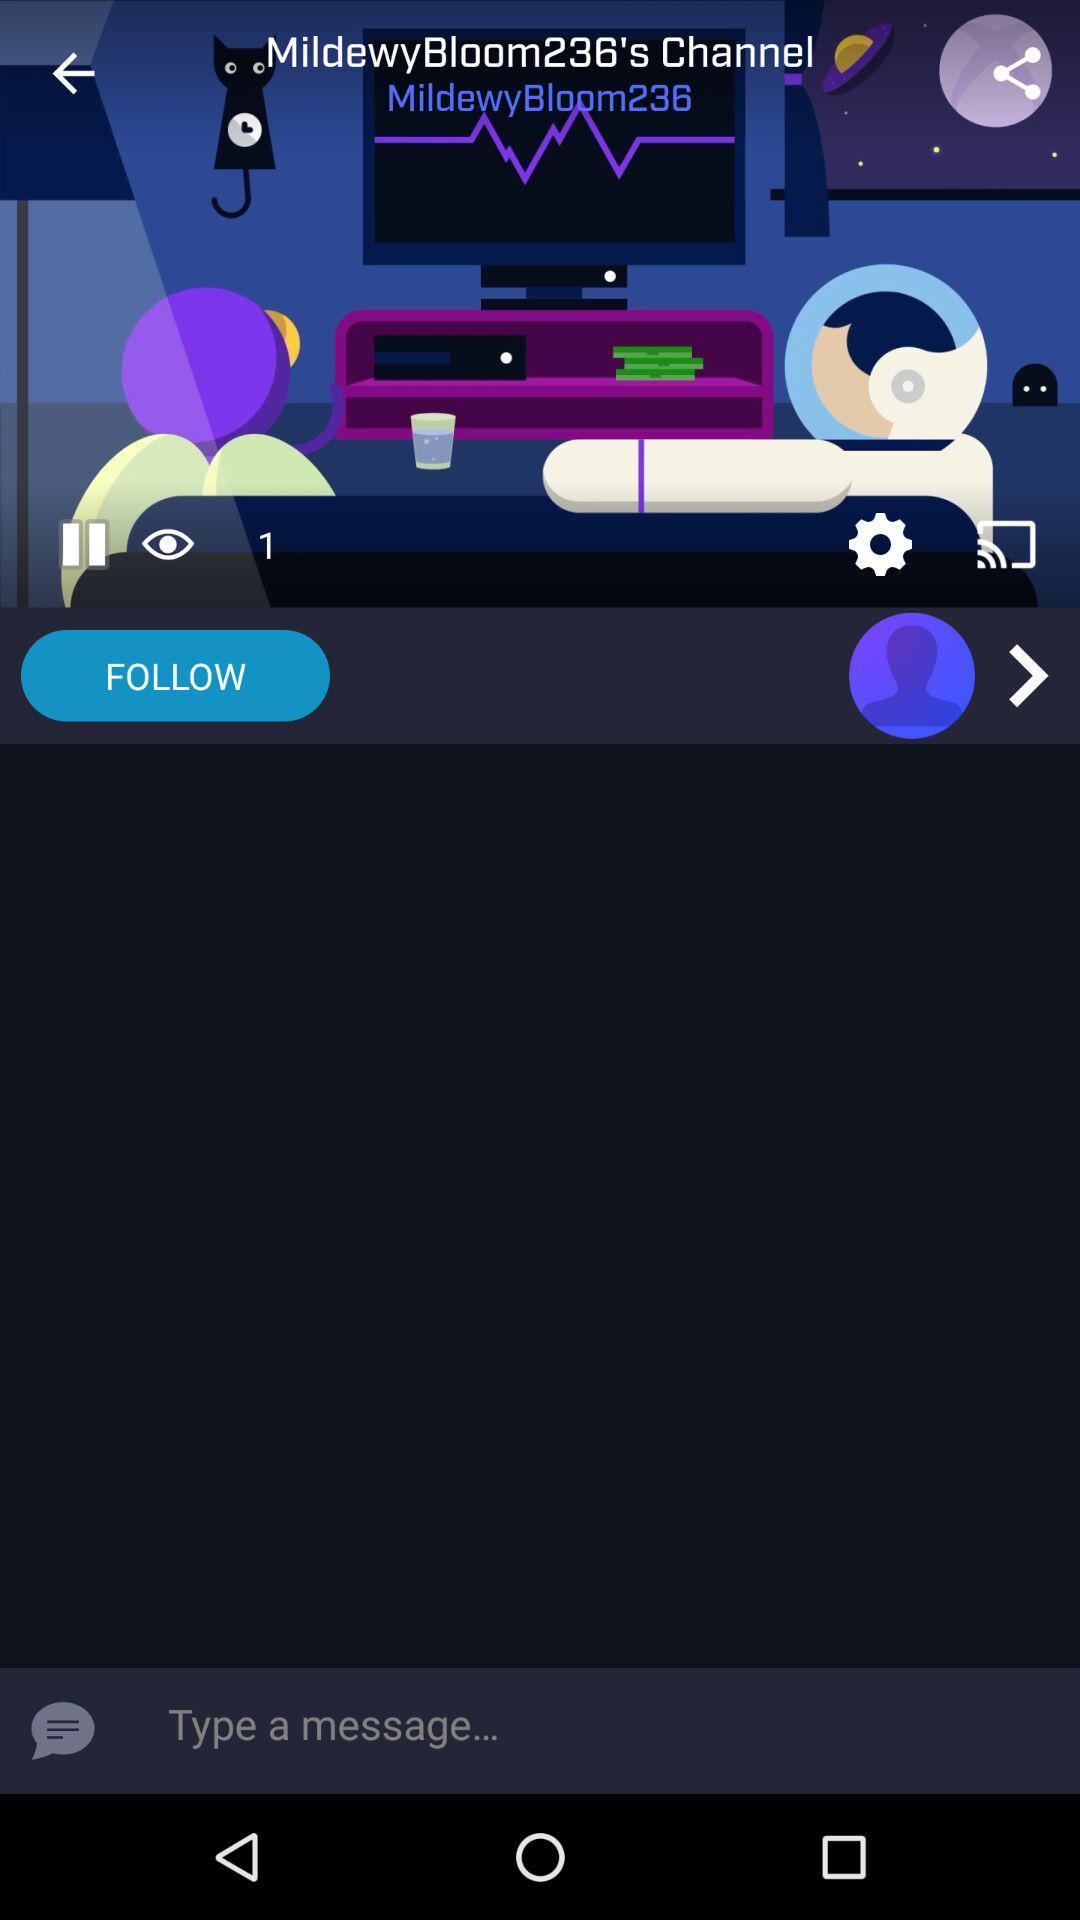 The height and width of the screenshot is (1920, 1080). I want to click on item at the bottom left corner, so click(61, 1730).